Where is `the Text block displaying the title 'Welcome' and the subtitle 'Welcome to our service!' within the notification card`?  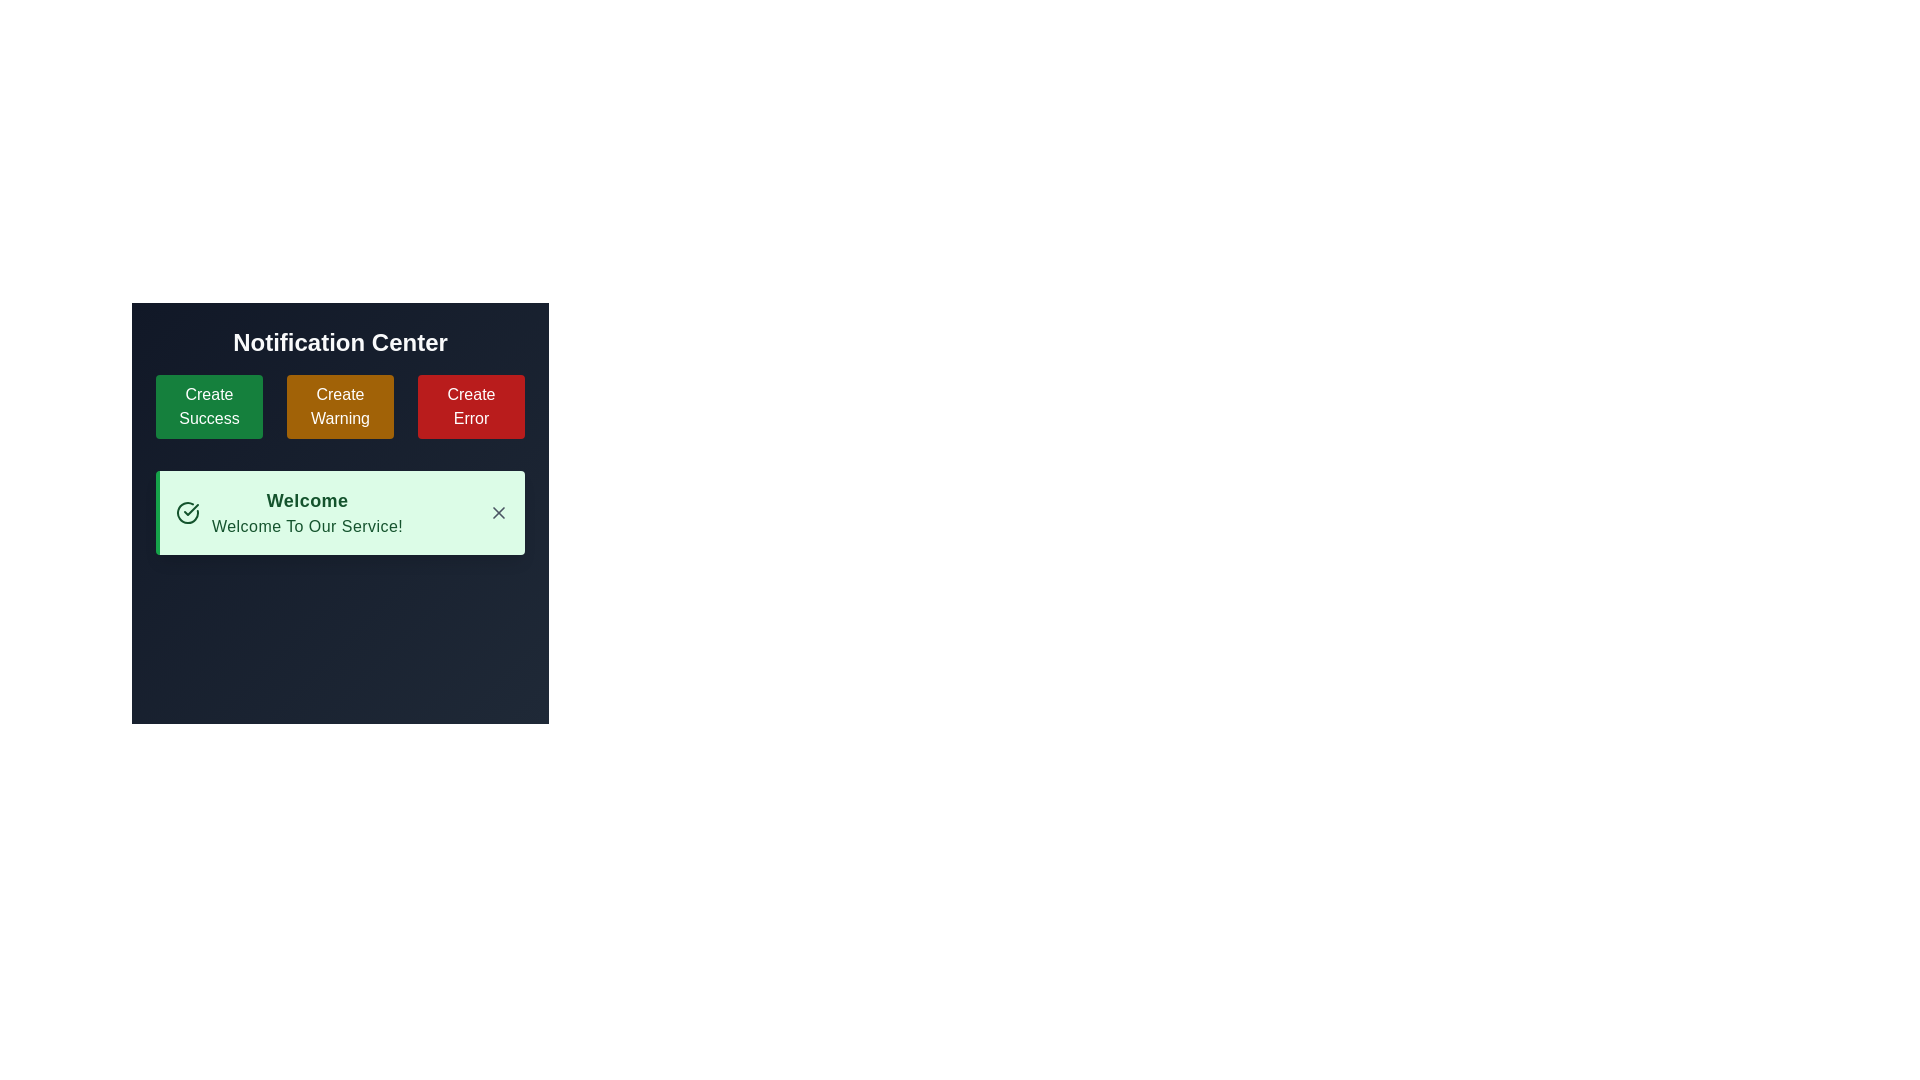
the Text block displaying the title 'Welcome' and the subtitle 'Welcome to our service!' within the notification card is located at coordinates (306, 512).